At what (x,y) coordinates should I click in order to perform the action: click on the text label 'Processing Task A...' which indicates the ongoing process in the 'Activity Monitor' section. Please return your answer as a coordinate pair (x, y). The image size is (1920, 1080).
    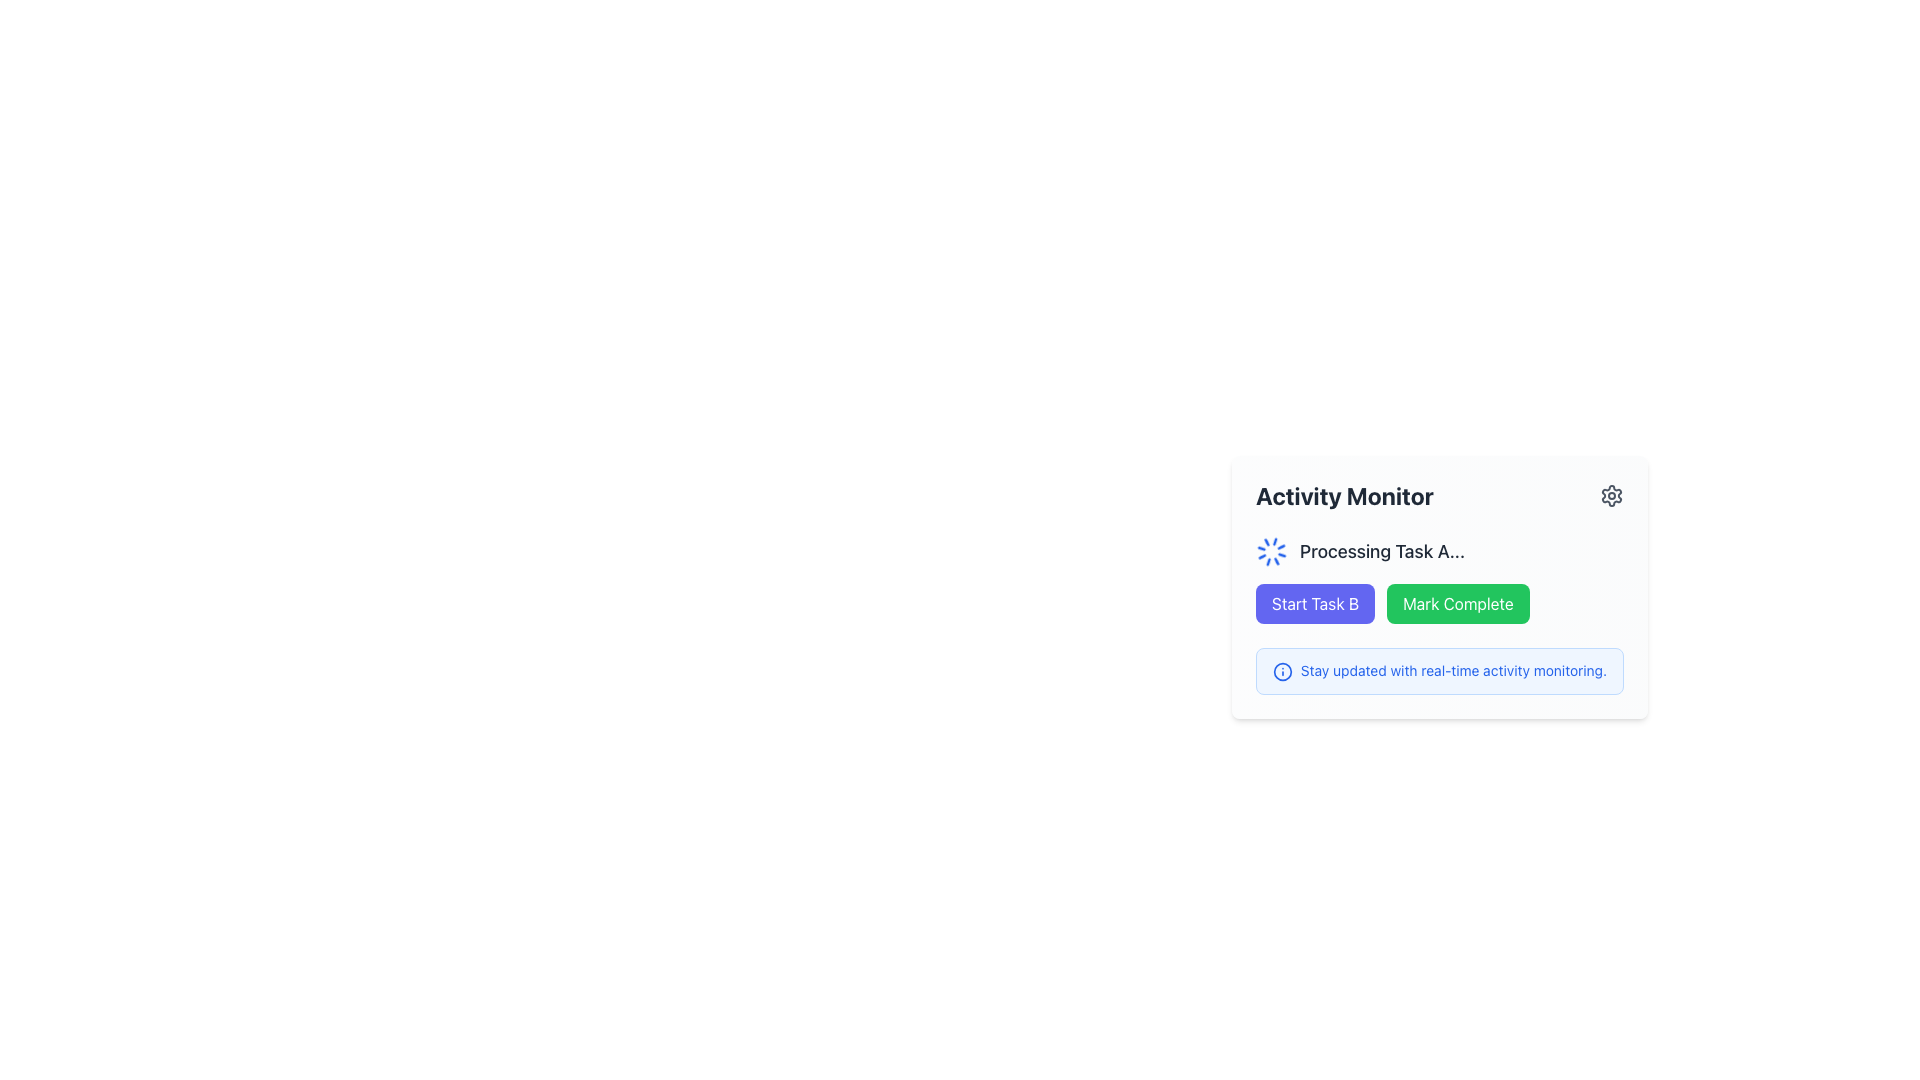
    Looking at the image, I should click on (1381, 551).